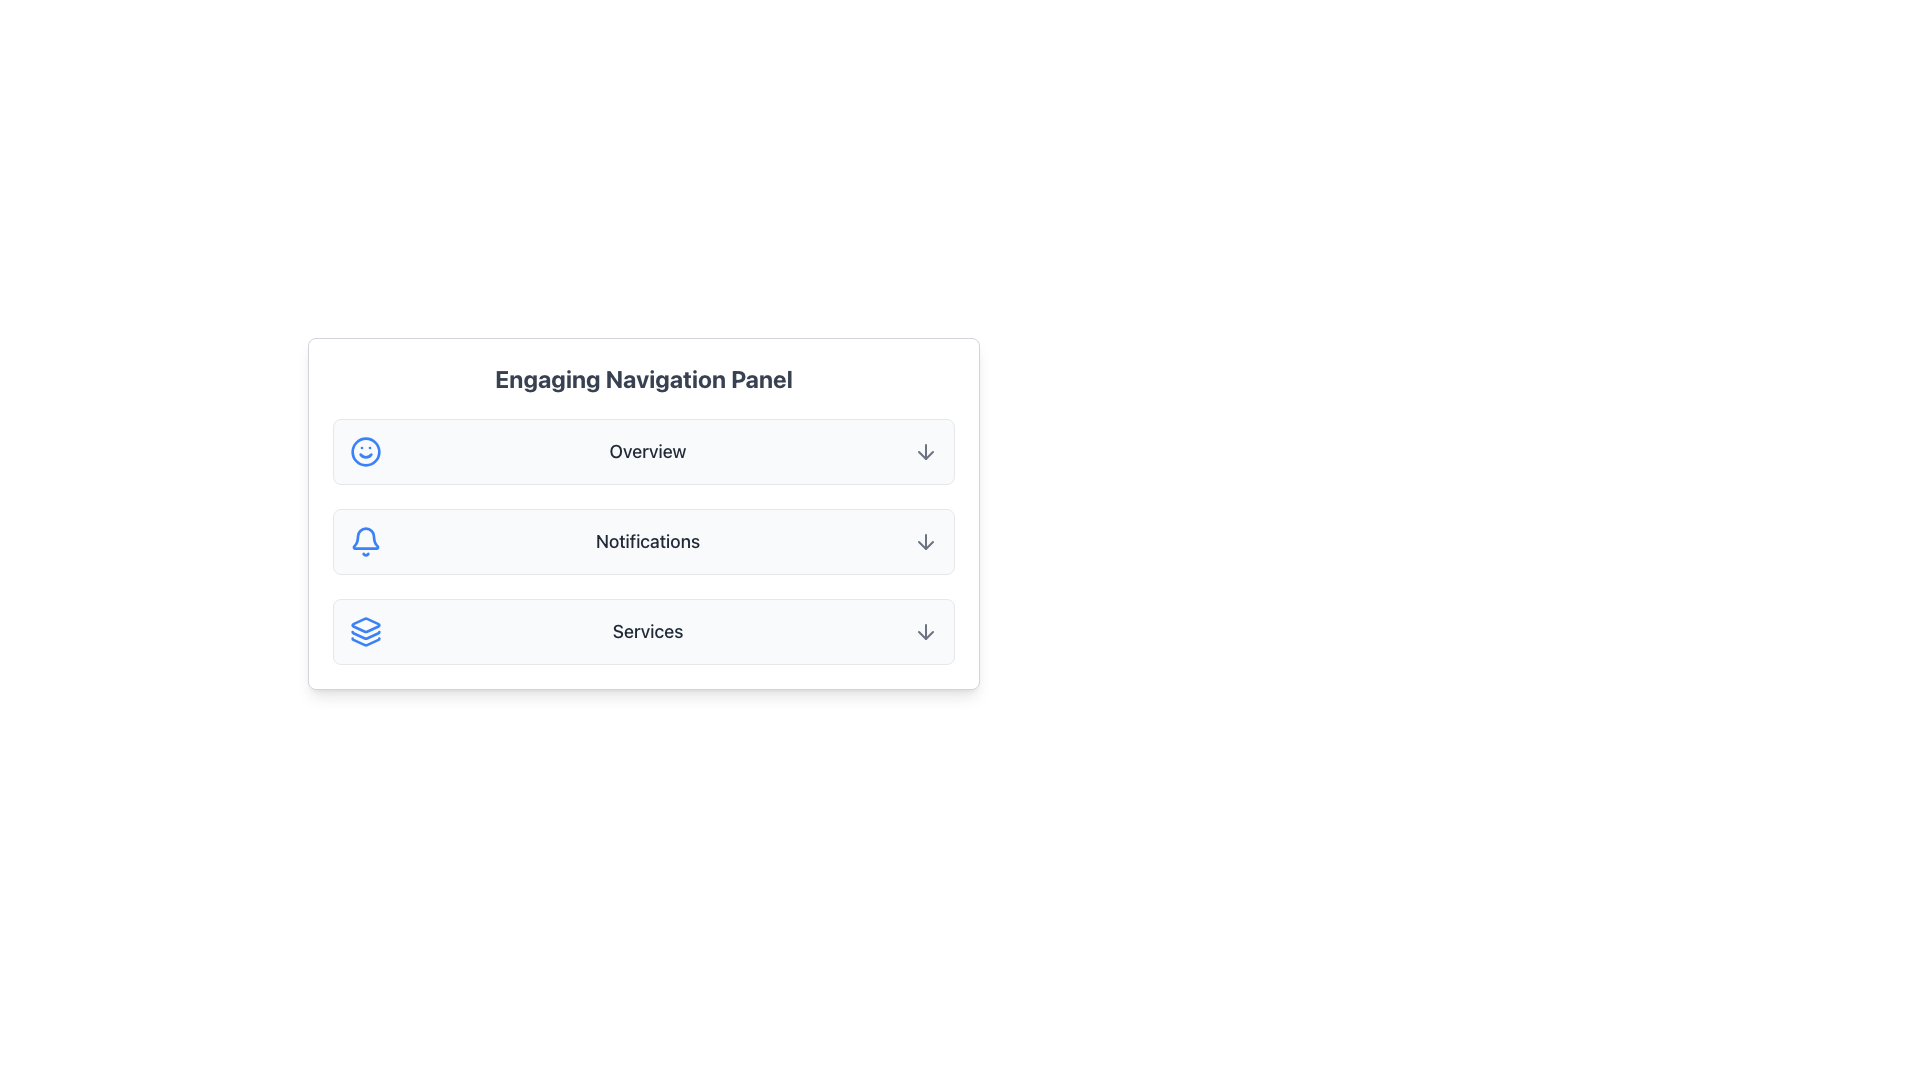 This screenshot has width=1920, height=1080. What do you see at coordinates (643, 632) in the screenshot?
I see `the 'Services' button in the navigation tile` at bounding box center [643, 632].